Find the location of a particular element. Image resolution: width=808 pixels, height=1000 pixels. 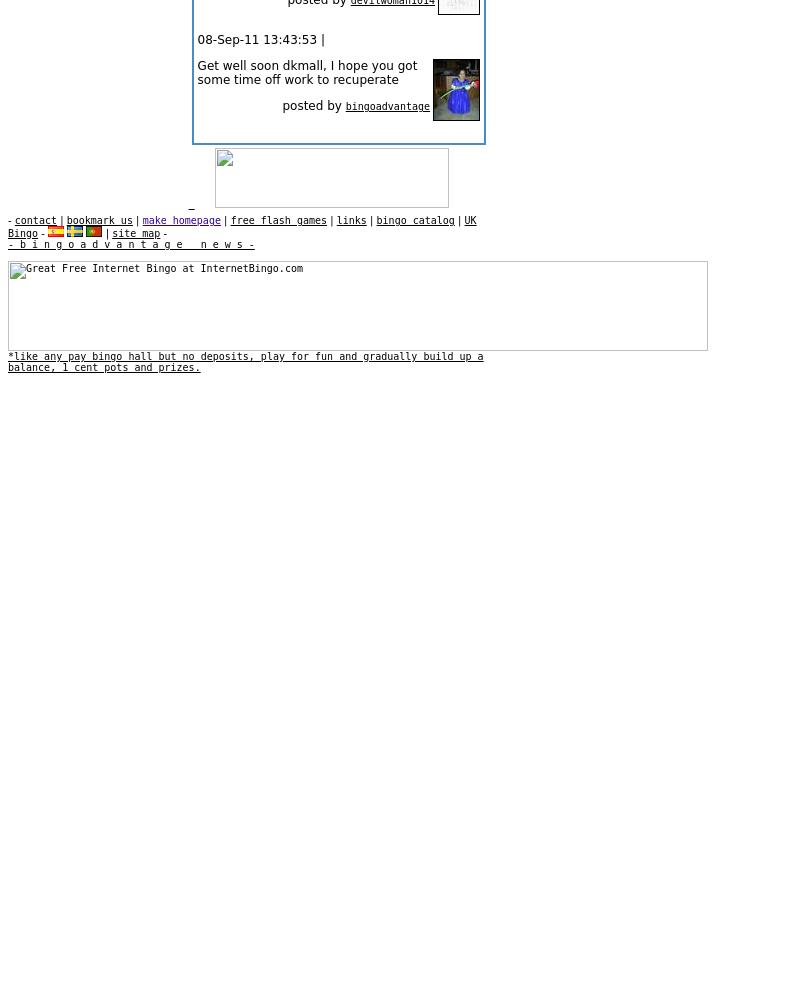

'UK Bingo' is located at coordinates (241, 226).